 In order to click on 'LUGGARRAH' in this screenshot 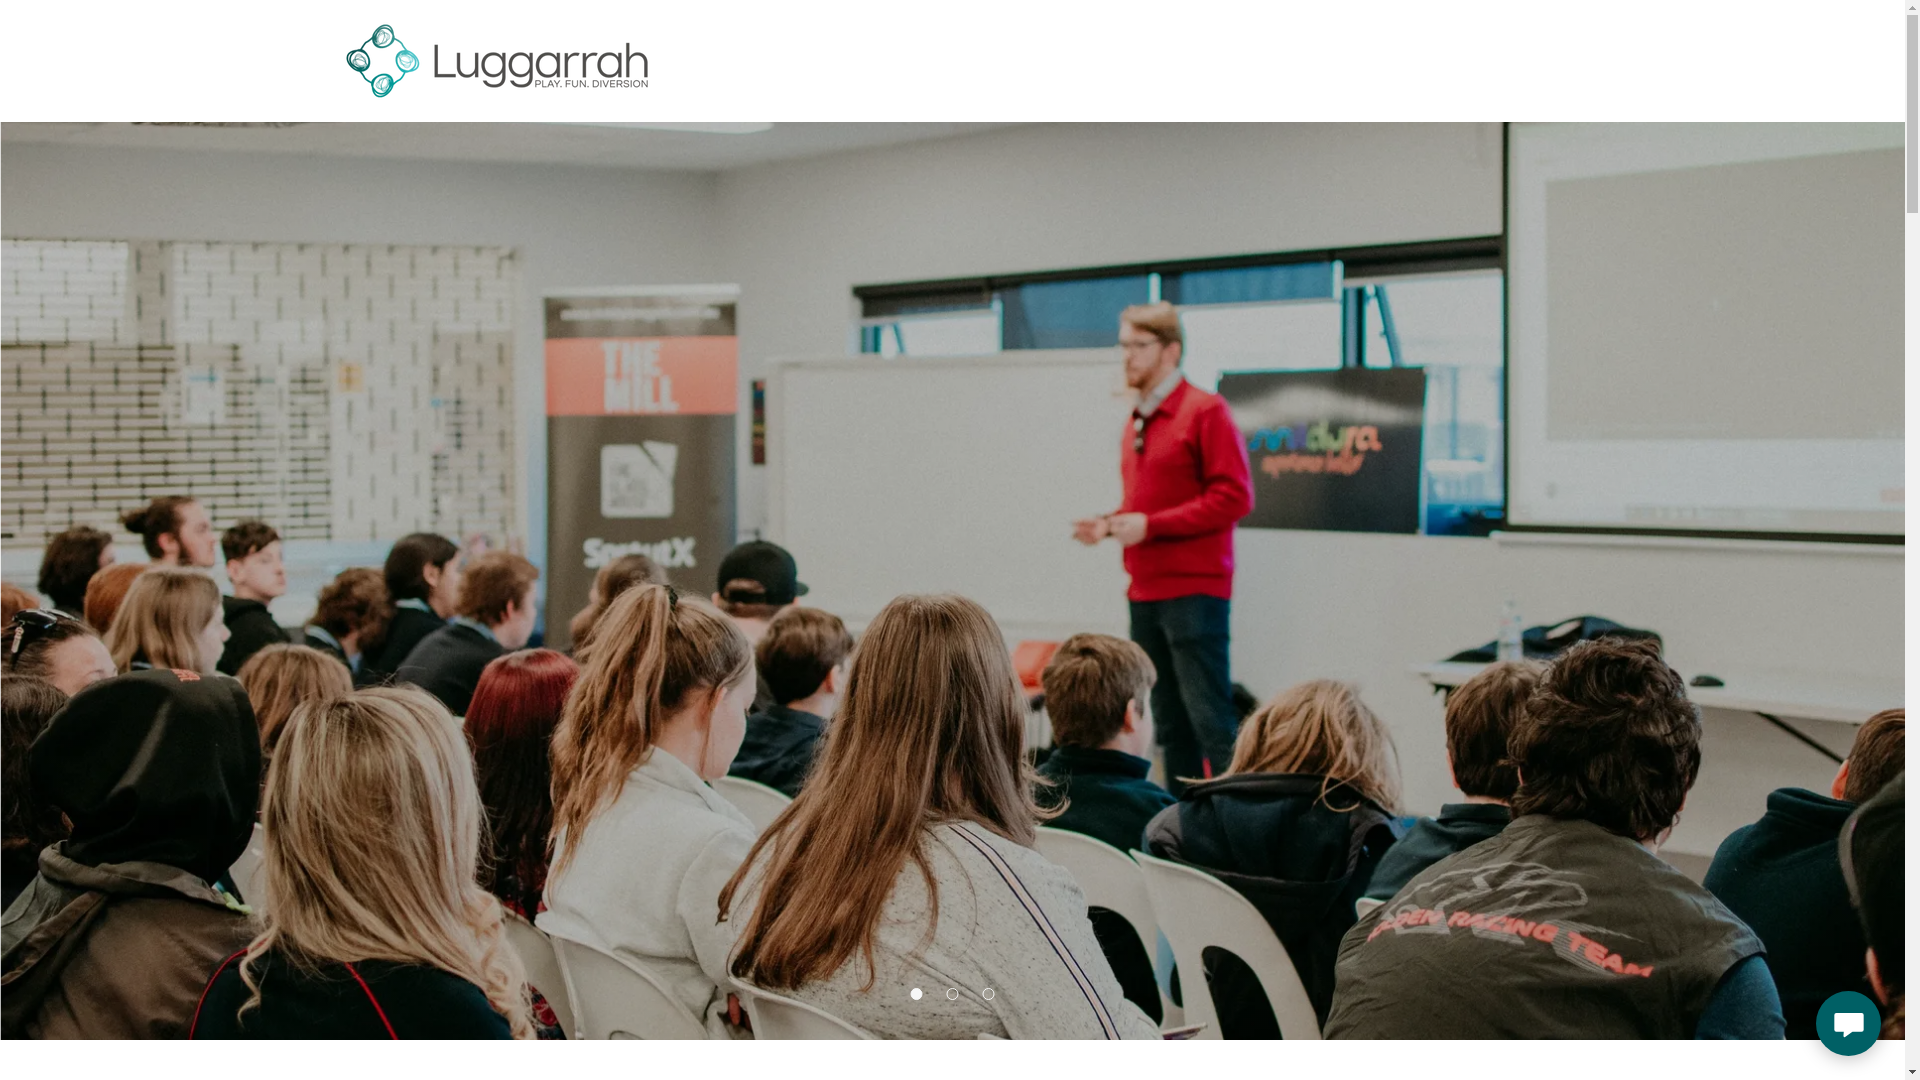, I will do `click(495, 56)`.